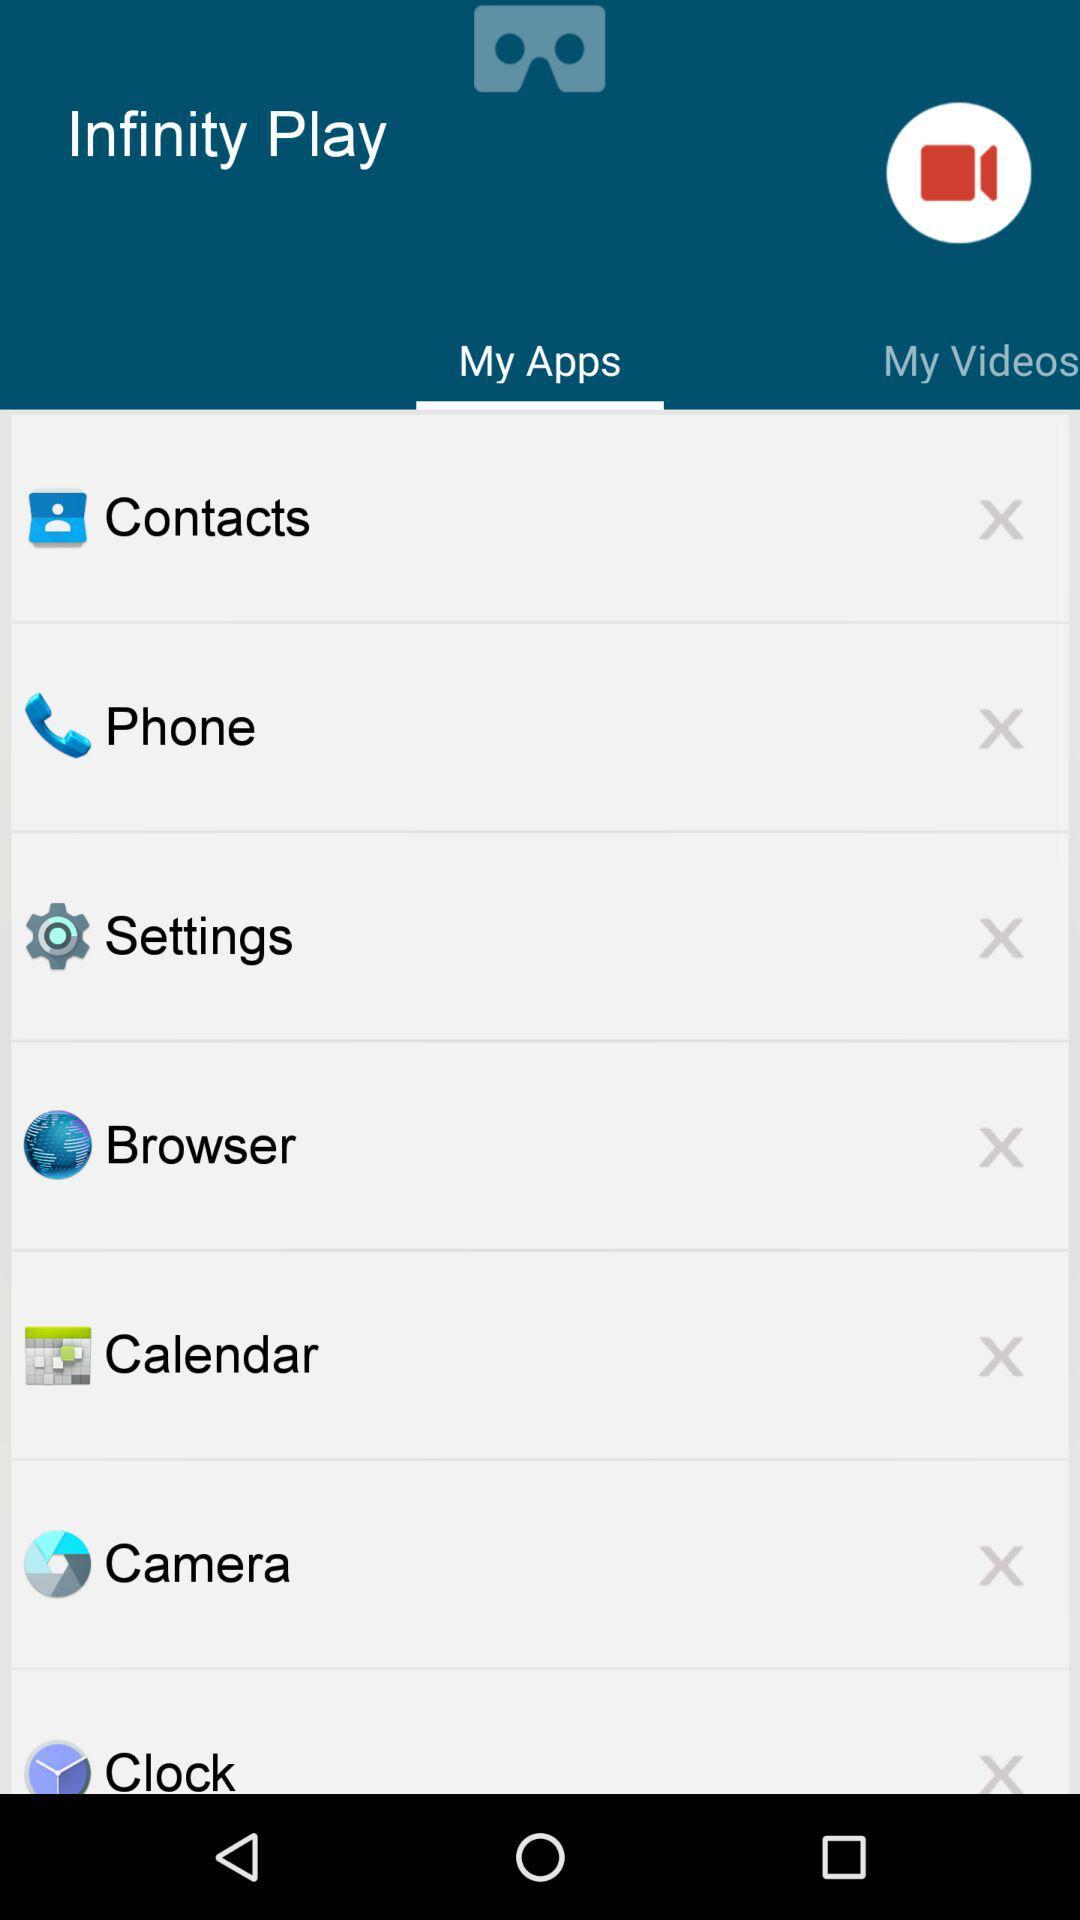 The height and width of the screenshot is (1920, 1080). Describe the element at coordinates (1001, 1145) in the screenshot. I see `this app` at that location.